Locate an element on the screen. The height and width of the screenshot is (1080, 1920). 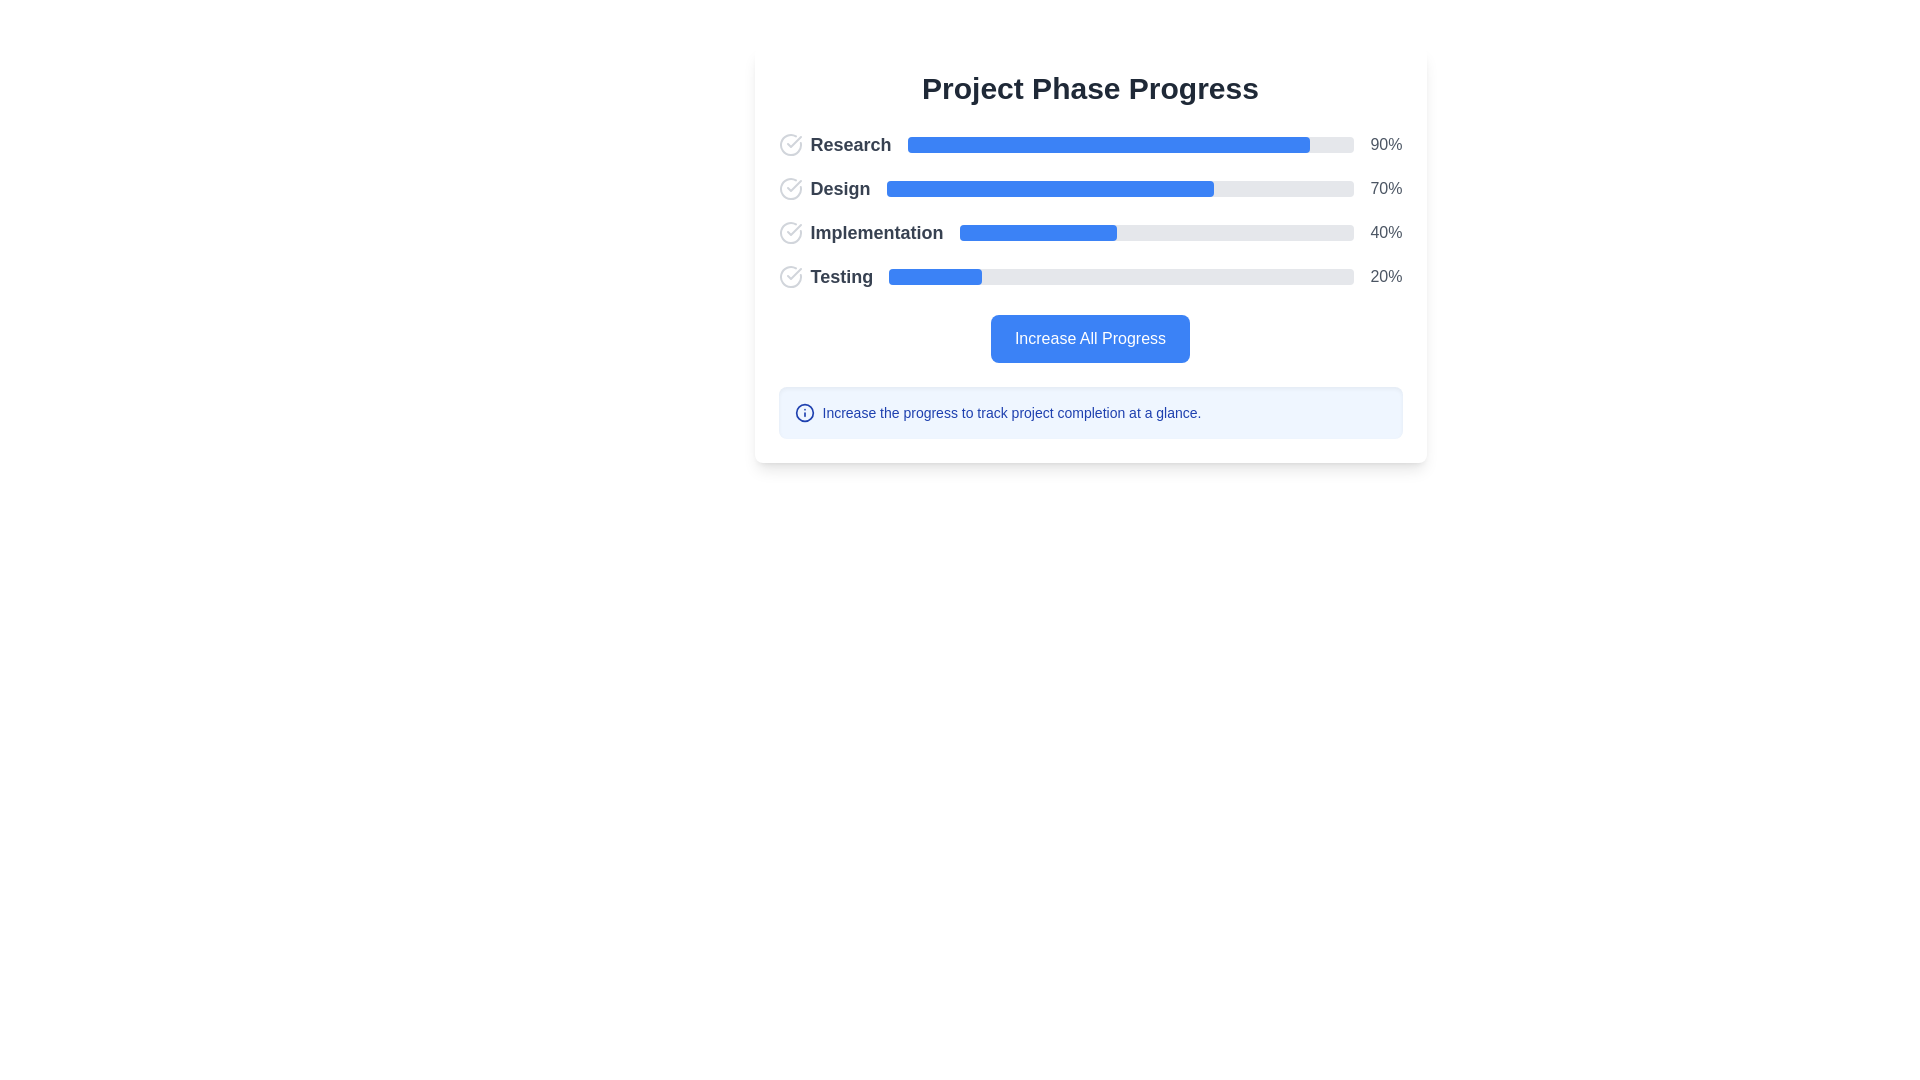
the blue rectangular button labeled 'Increase All Progress' to observe its hover effect is located at coordinates (1089, 338).